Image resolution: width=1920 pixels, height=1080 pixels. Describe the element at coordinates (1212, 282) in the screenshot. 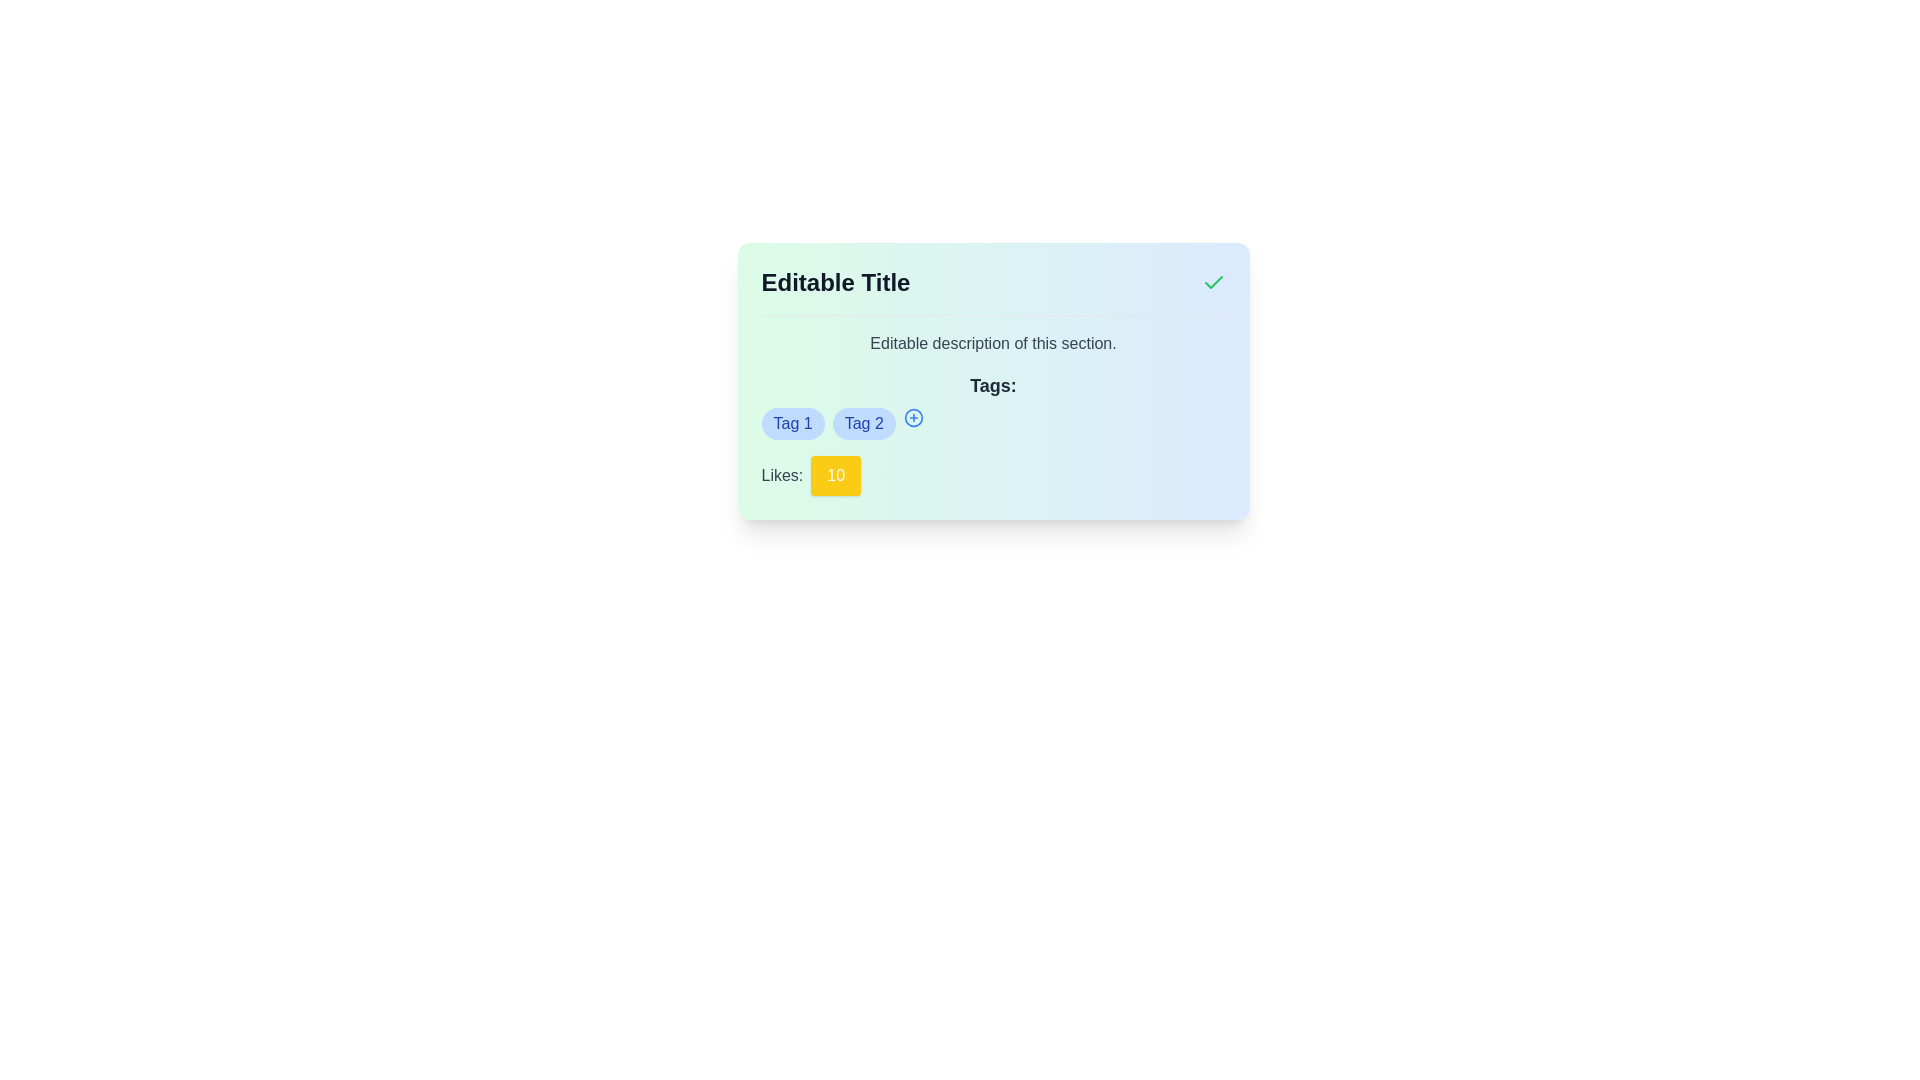

I see `the checkmark icon located at the top-right corner inside the card layout beside the 'Editable Title' text for interaction` at that location.